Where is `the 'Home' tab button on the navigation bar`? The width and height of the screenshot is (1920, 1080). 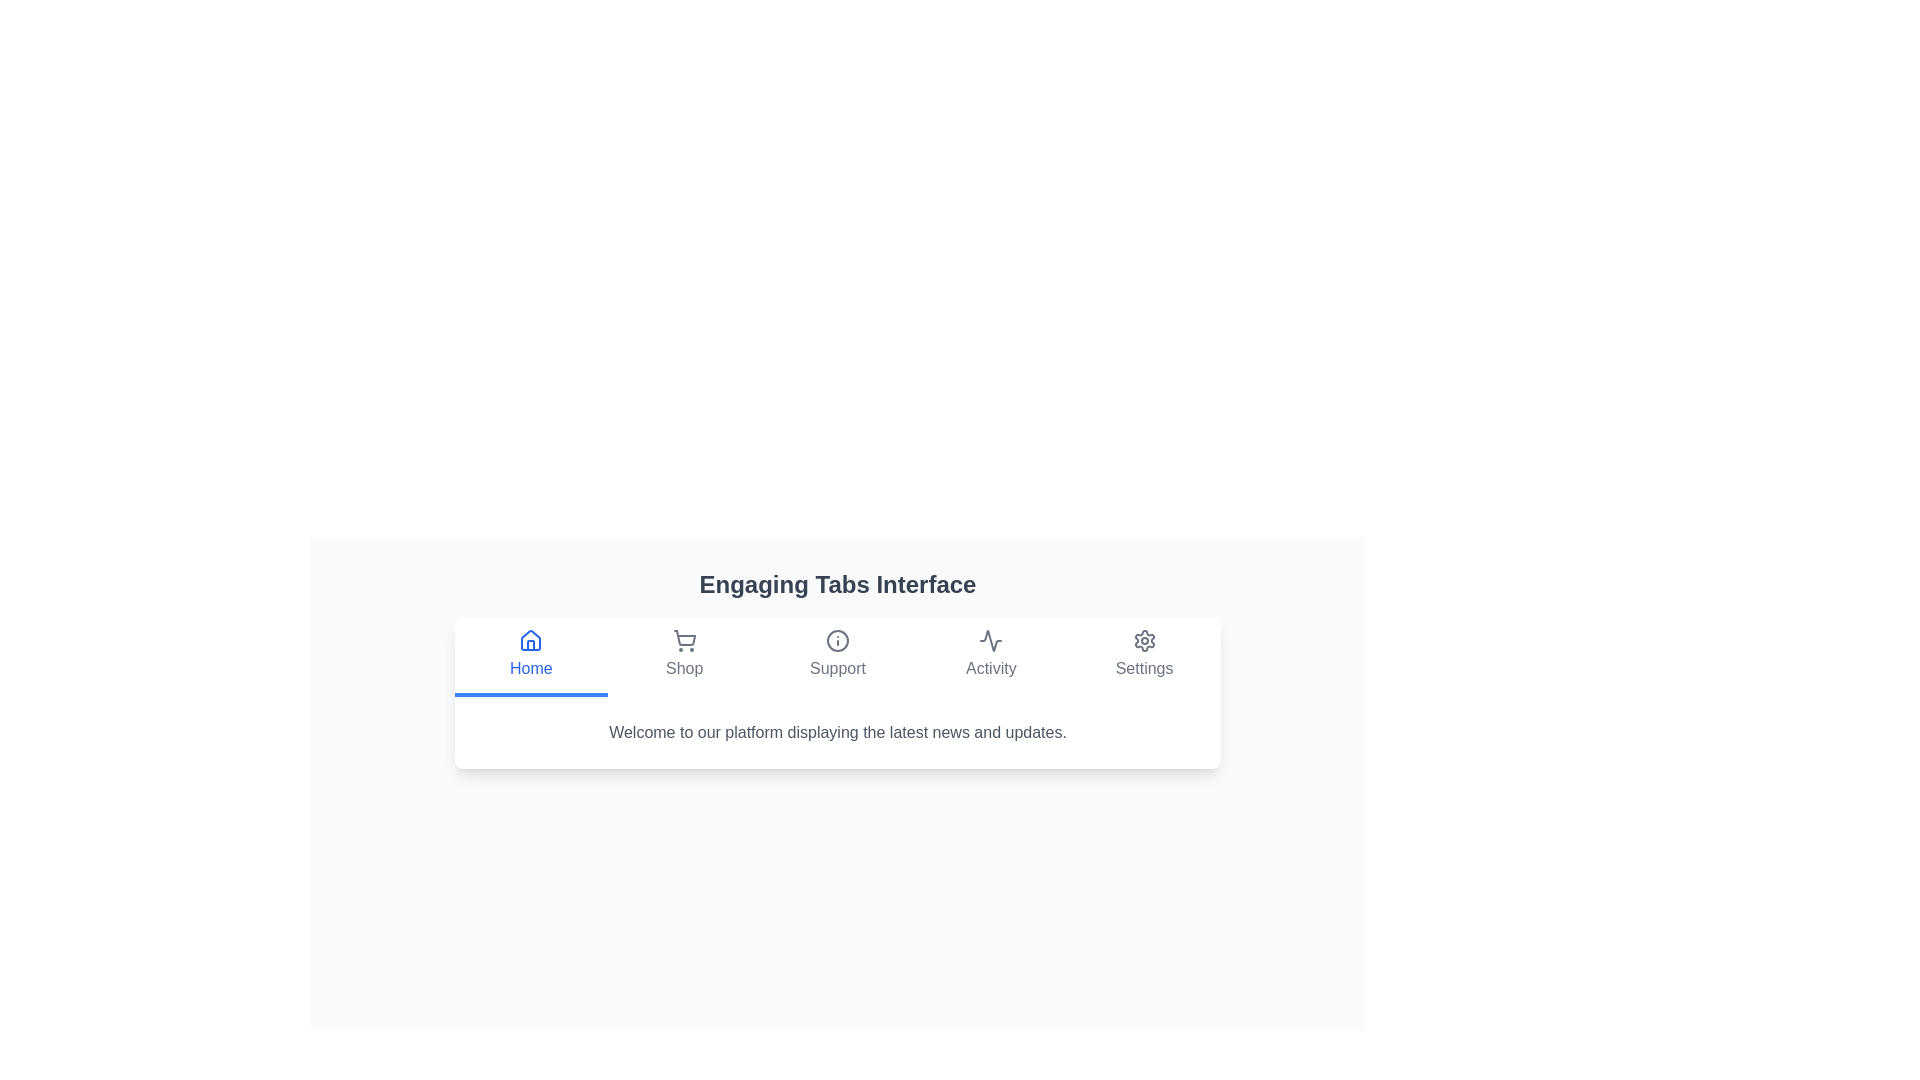 the 'Home' tab button on the navigation bar is located at coordinates (531, 656).